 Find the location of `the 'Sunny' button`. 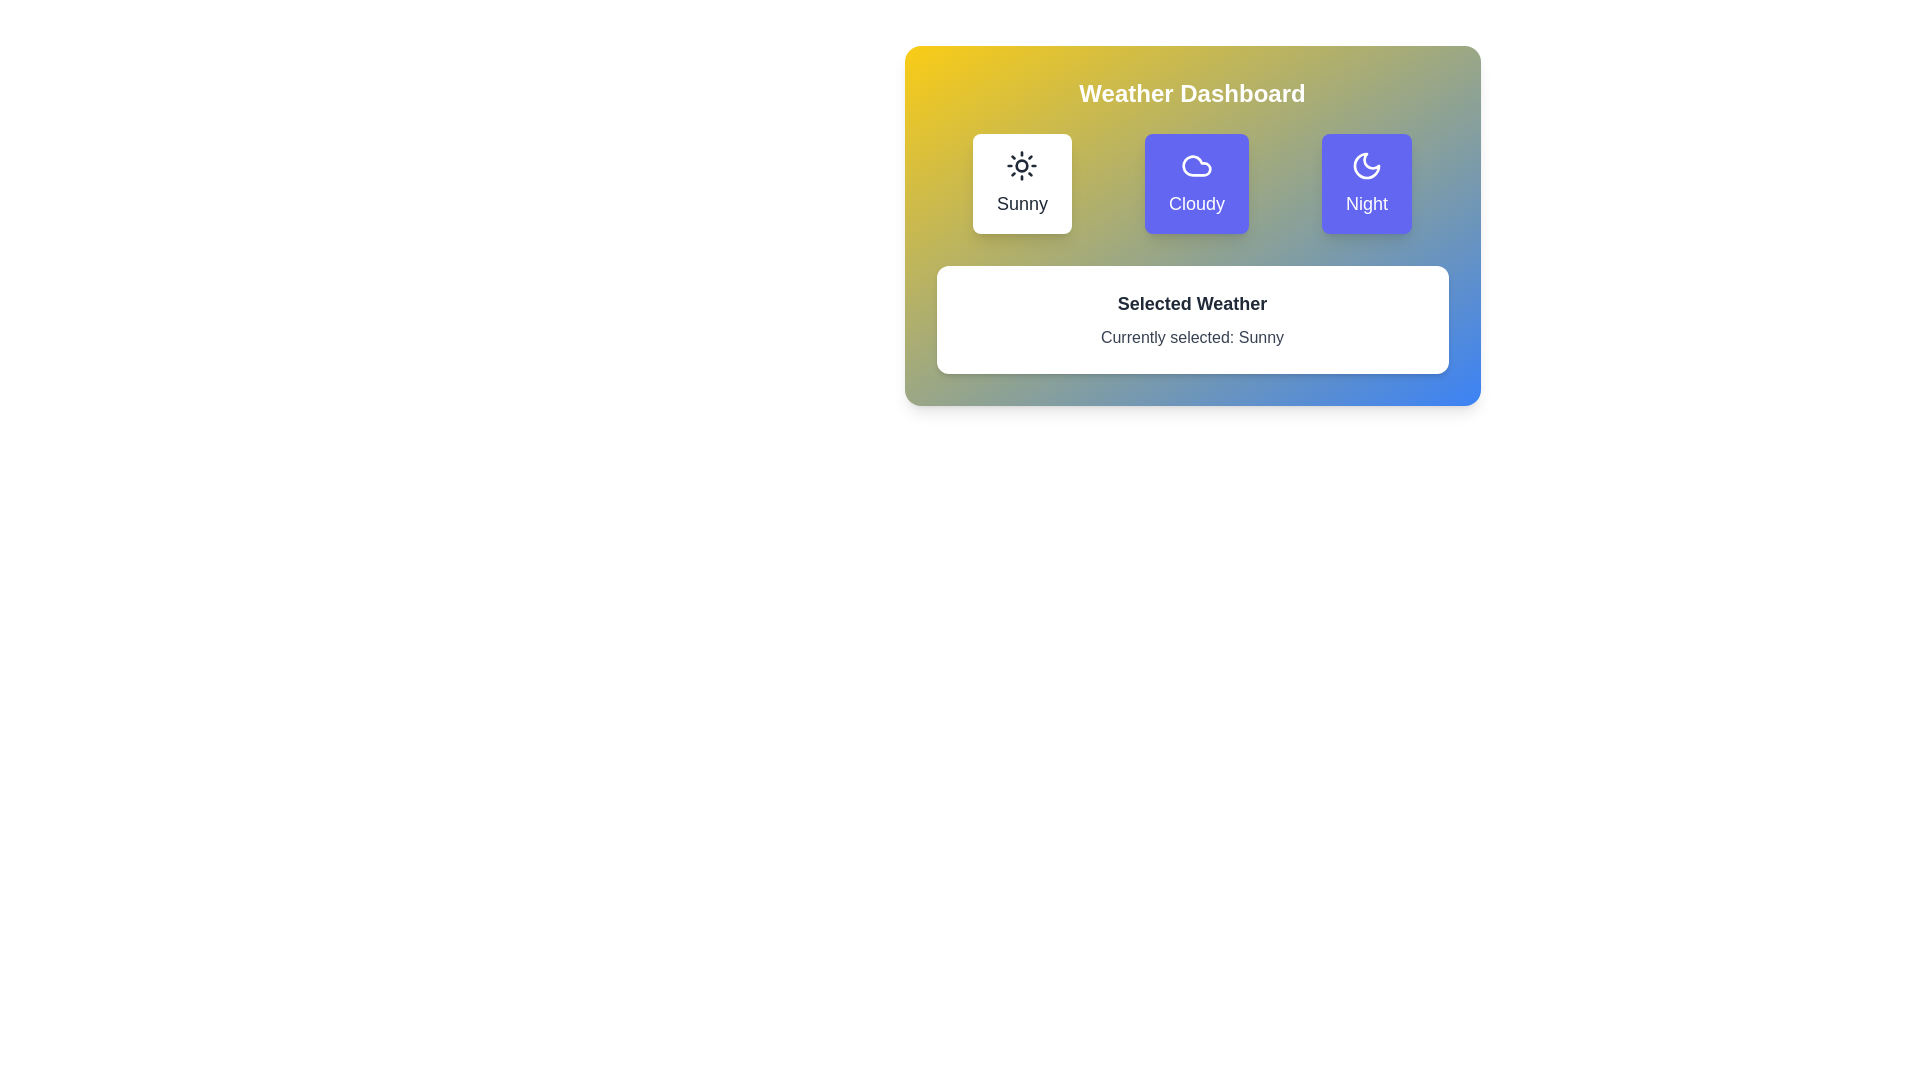

the 'Sunny' button is located at coordinates (1022, 184).